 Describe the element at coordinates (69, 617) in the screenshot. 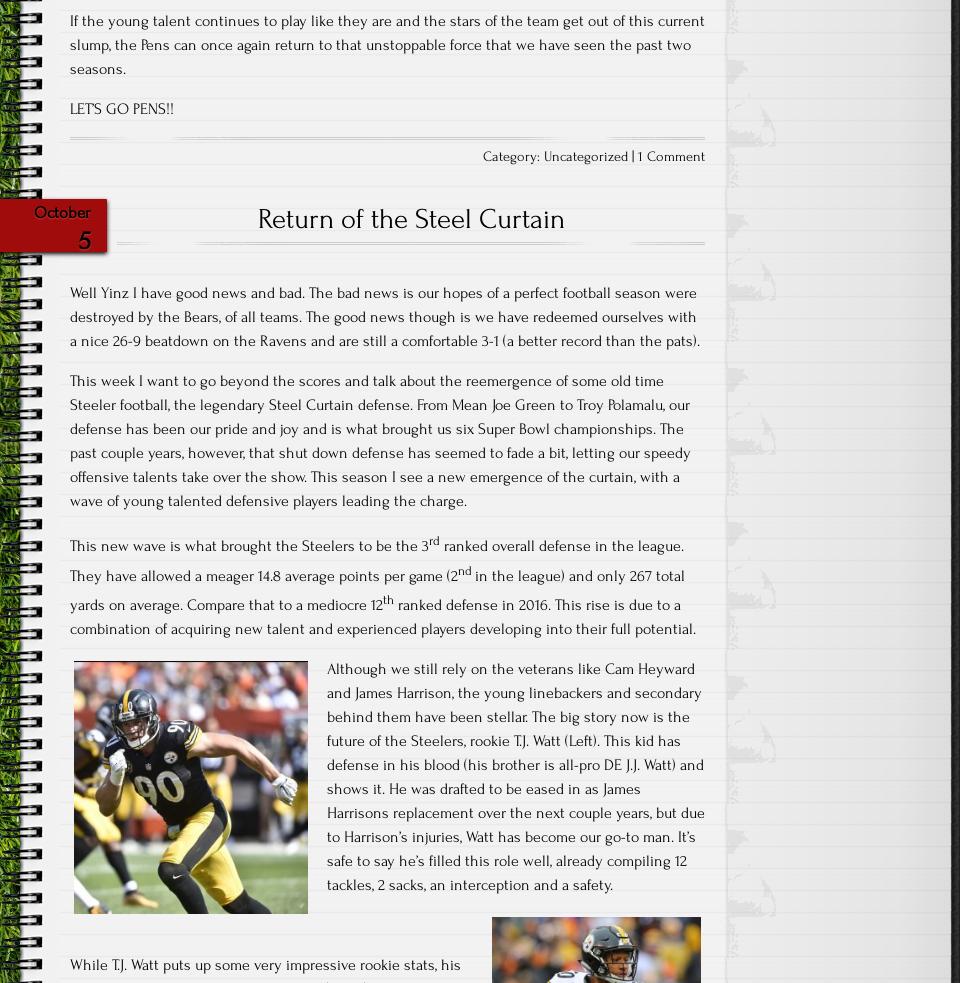

I see `'ranked defense in 2016. This rise is due to a combination of acquiring new talent and experienced players developing into their full potential.'` at that location.